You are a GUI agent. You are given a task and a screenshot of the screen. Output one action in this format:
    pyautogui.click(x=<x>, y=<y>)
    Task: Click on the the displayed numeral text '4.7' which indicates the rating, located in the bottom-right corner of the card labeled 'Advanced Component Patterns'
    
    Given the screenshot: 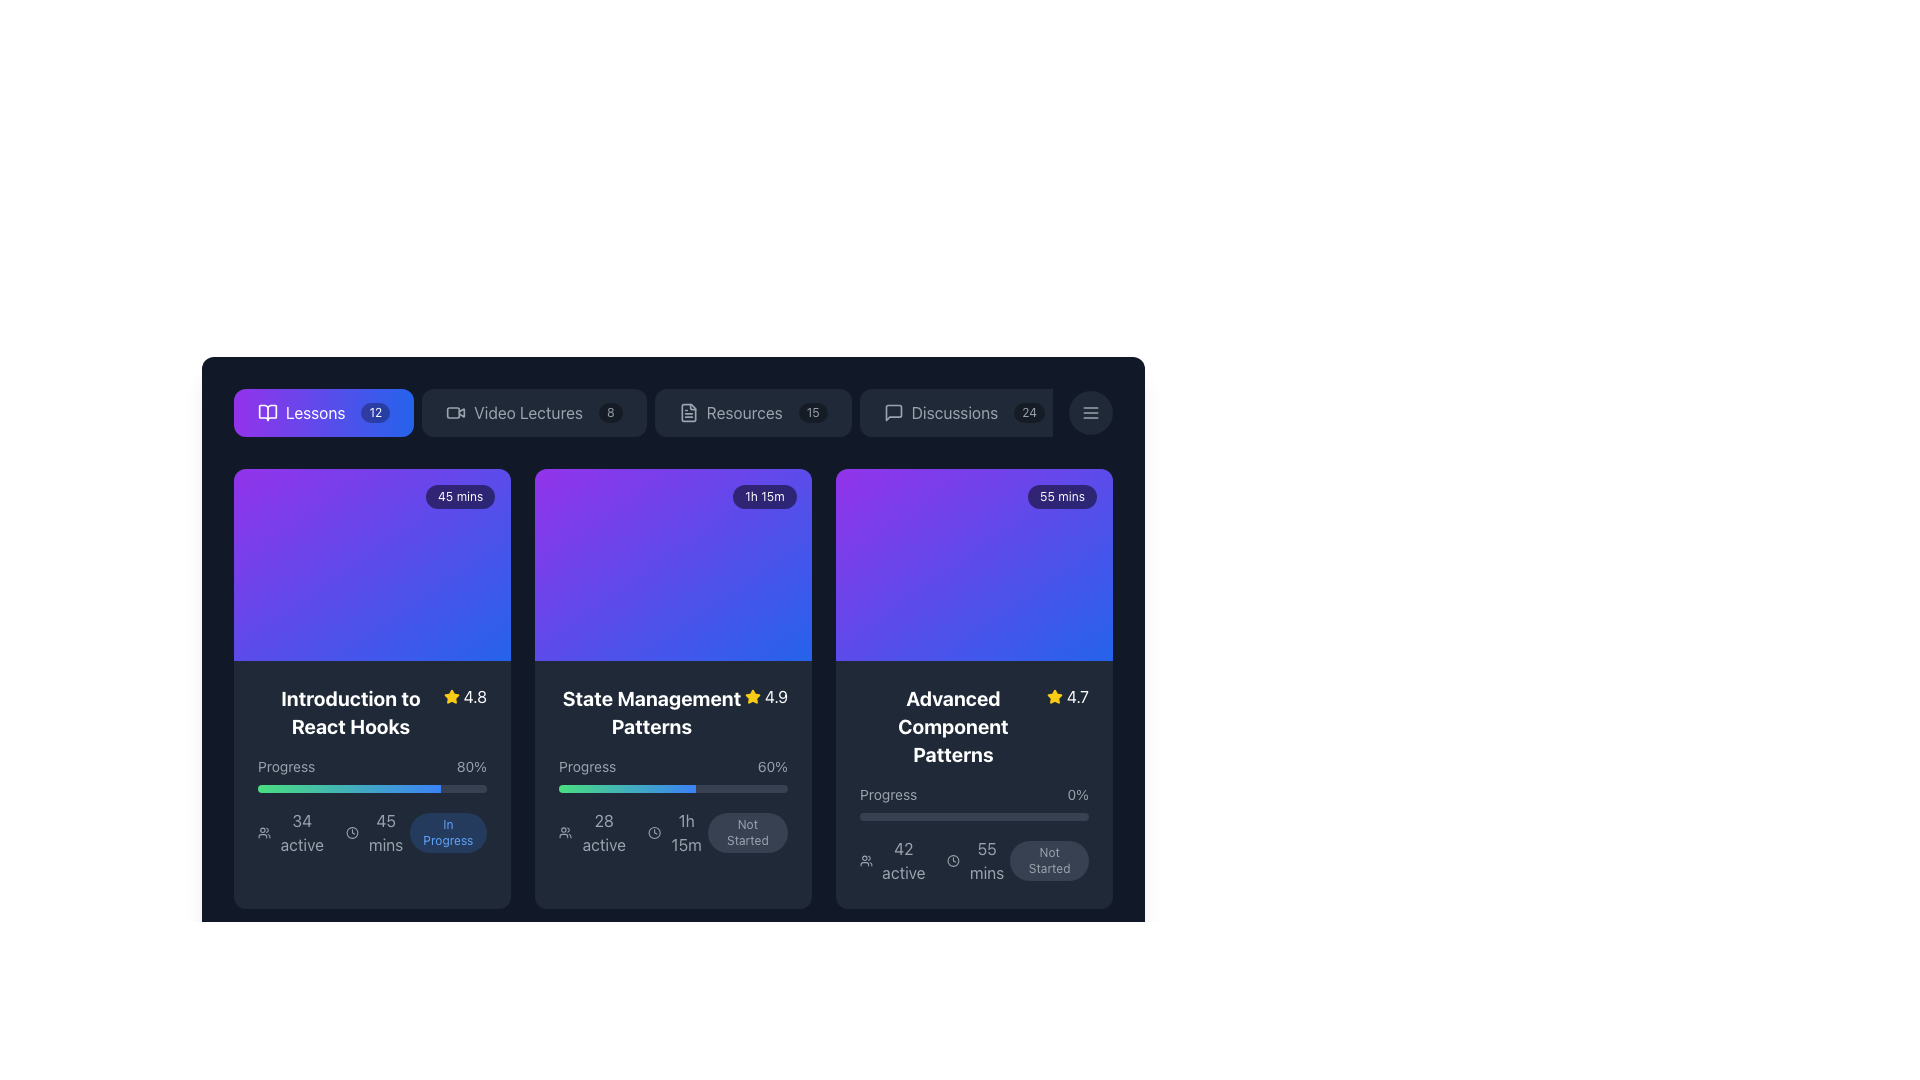 What is the action you would take?
    pyautogui.click(x=1076, y=696)
    